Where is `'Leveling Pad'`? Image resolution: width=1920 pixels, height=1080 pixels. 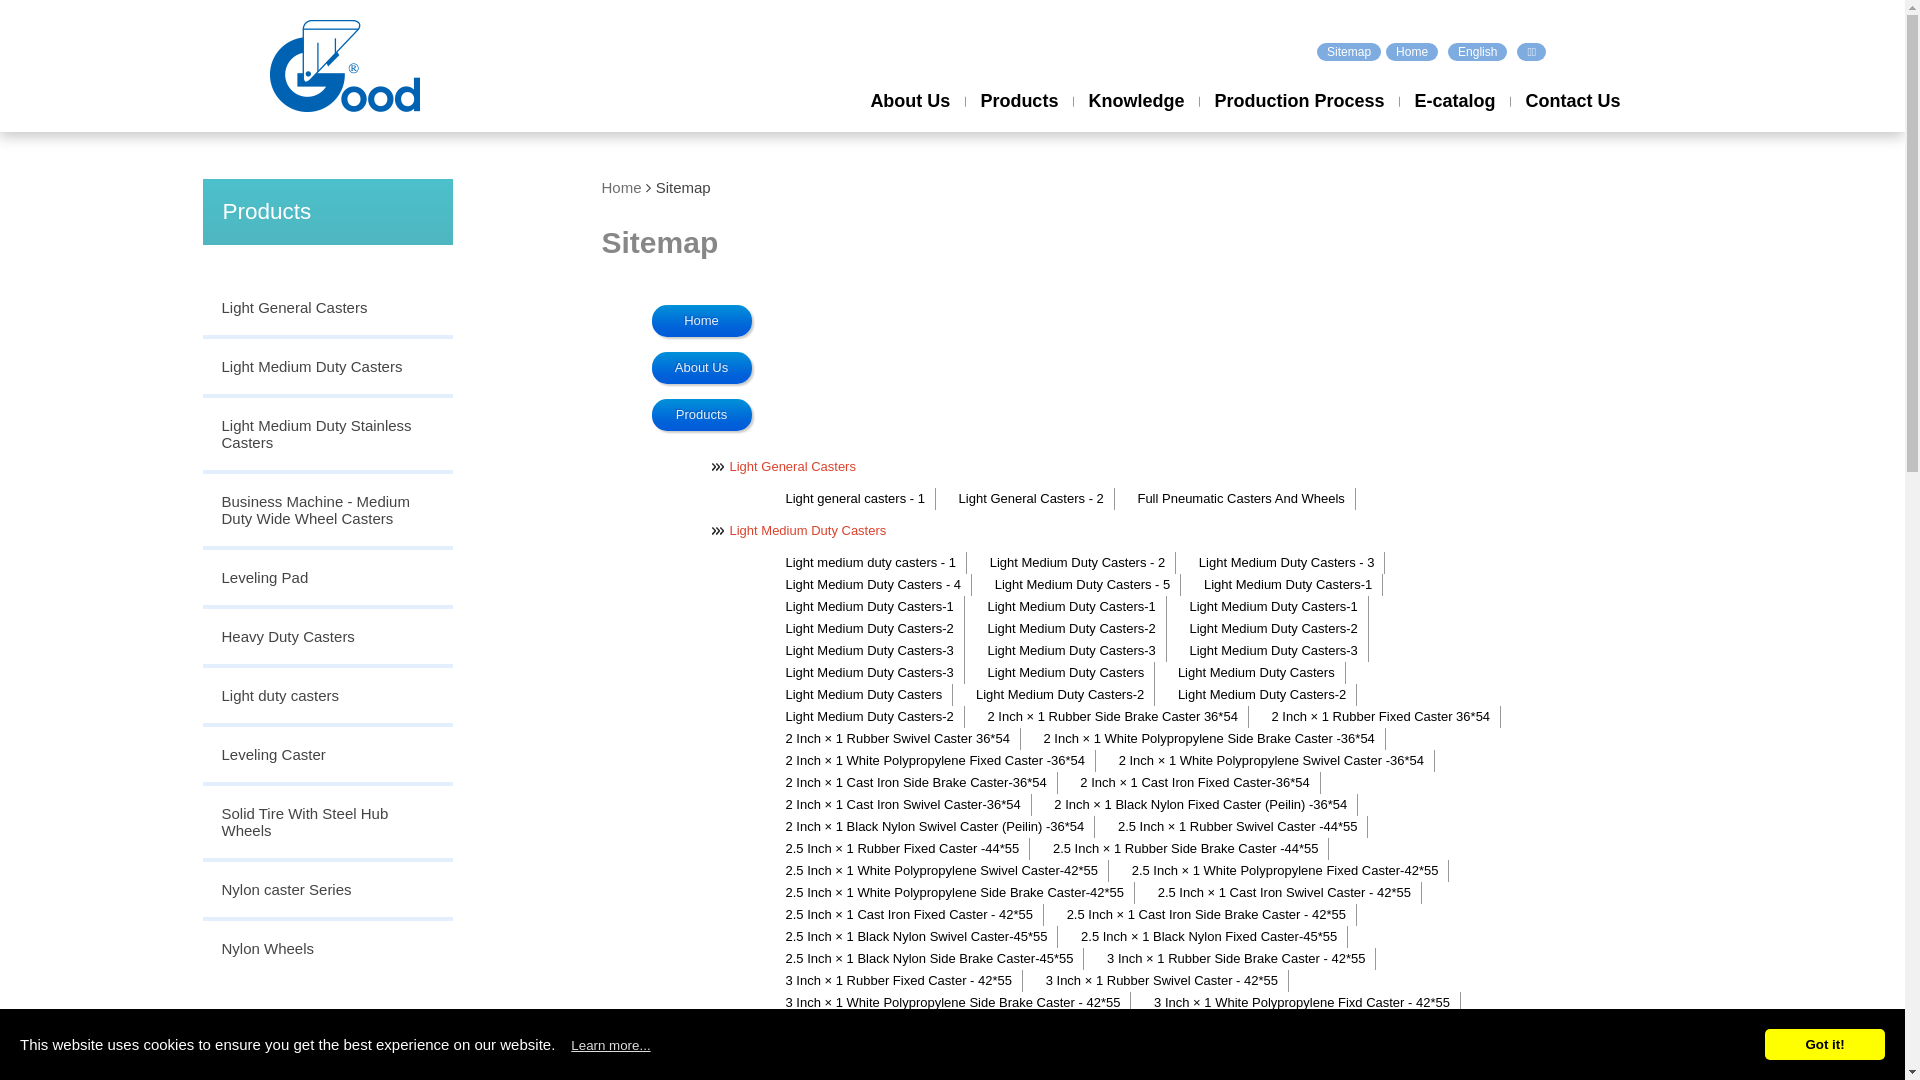
'Leveling Pad' is located at coordinates (326, 579).